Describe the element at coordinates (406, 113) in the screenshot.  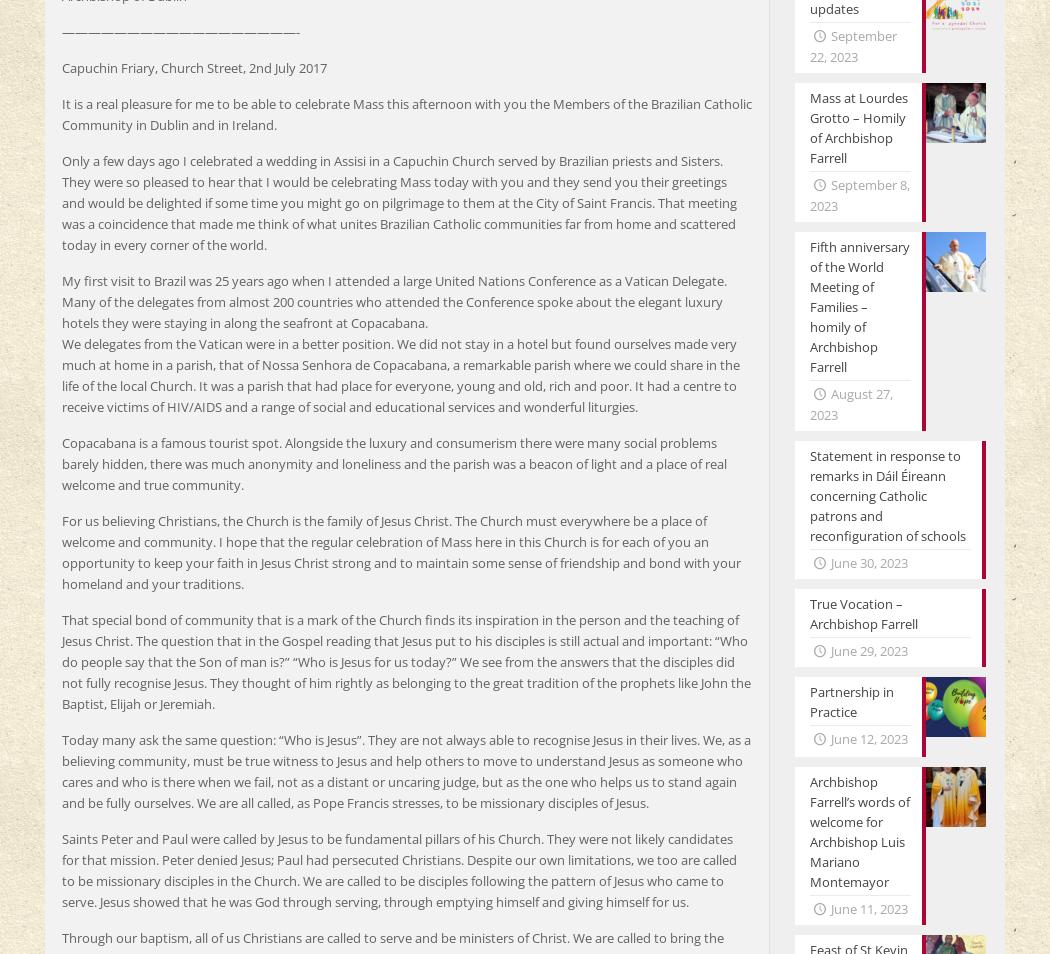
I see `'It is a real pleasure for me to be able to celebrate Mass this afternoon with you the Members of the Brazilian Catholic Community in Dublin and in Ireland.'` at that location.